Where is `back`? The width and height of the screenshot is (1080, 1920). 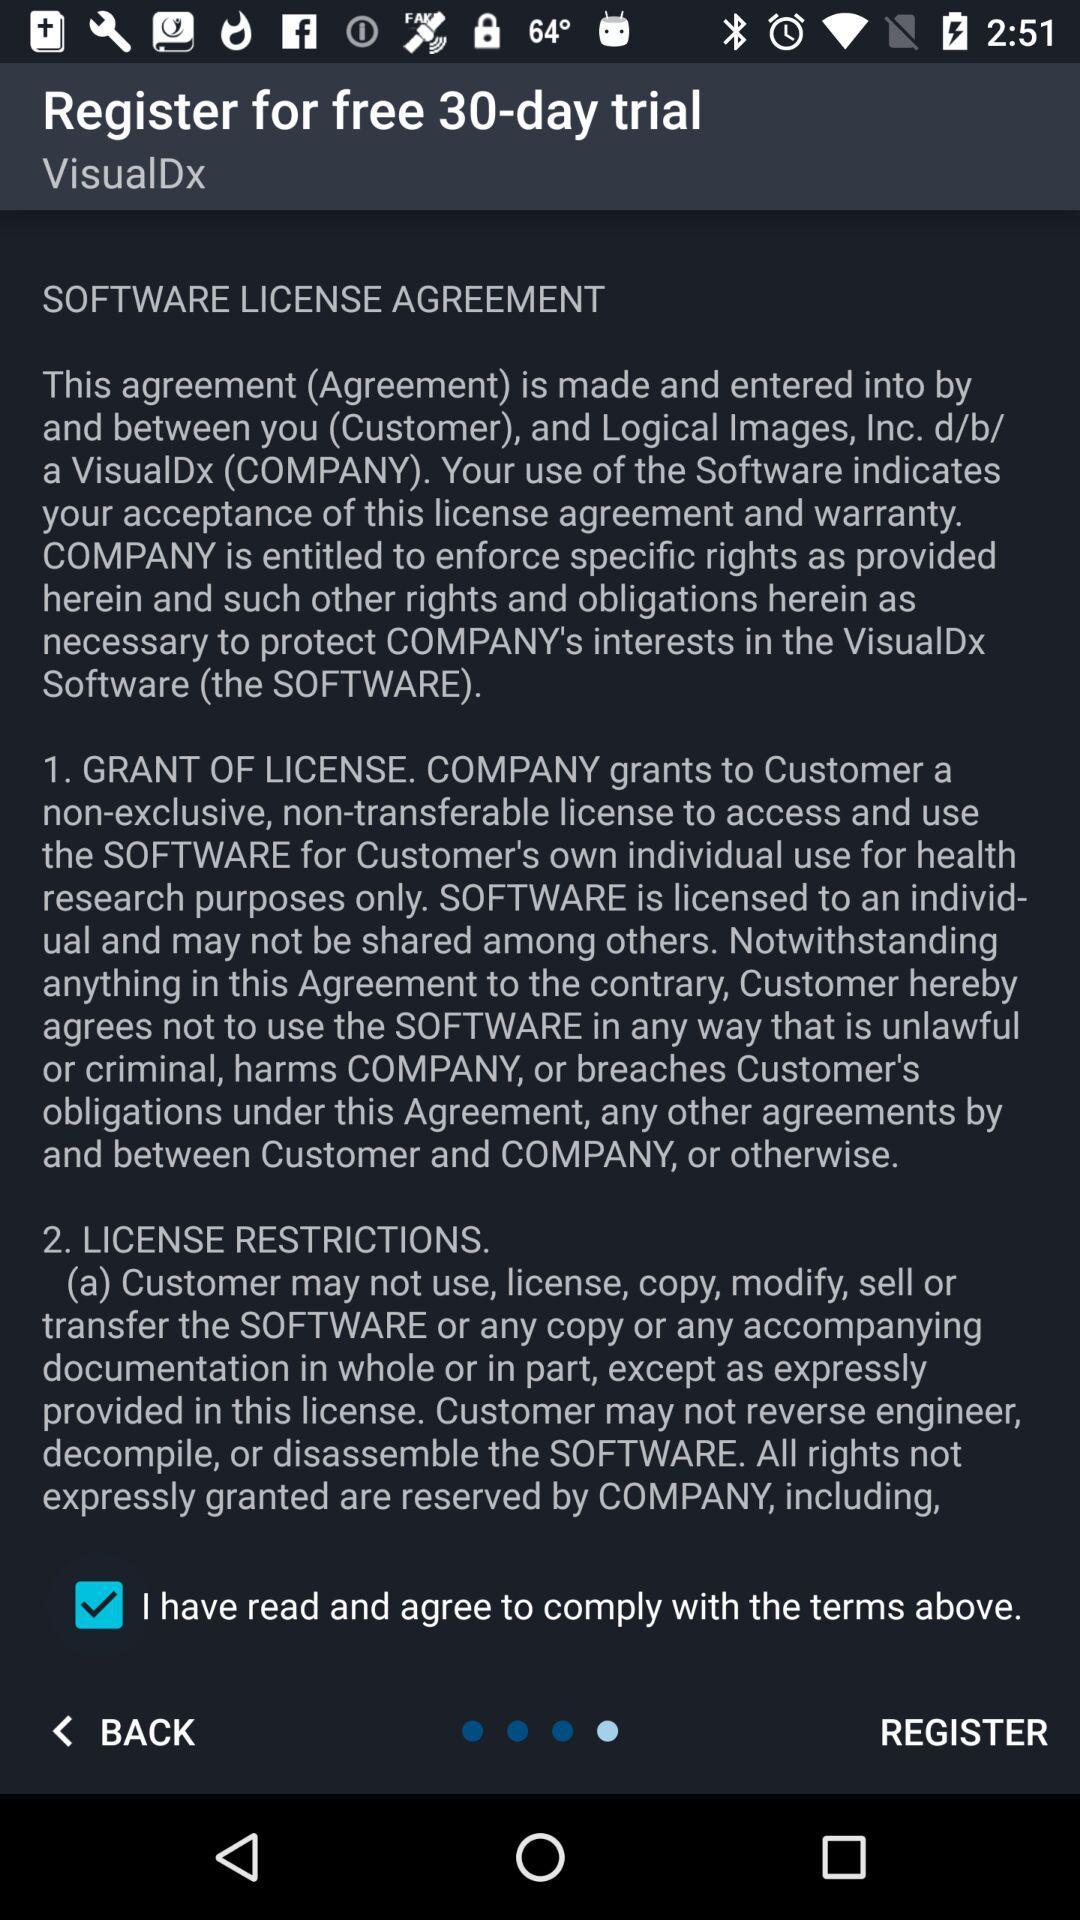
back is located at coordinates (115, 1730).